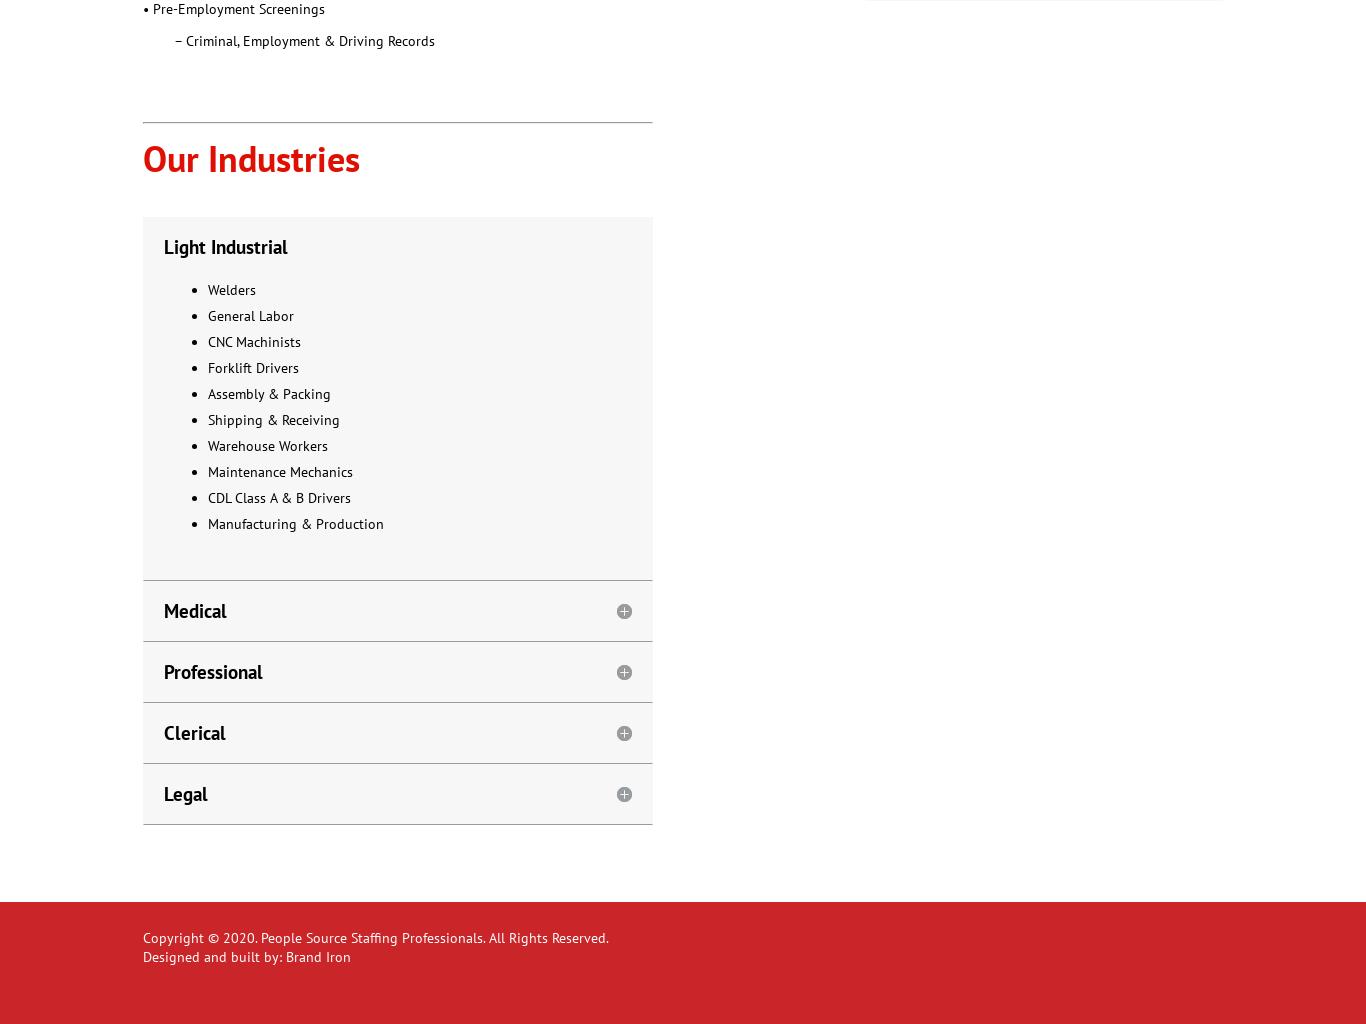 This screenshot has width=1366, height=1024. Describe the element at coordinates (142, 156) in the screenshot. I see `'Our Industries'` at that location.